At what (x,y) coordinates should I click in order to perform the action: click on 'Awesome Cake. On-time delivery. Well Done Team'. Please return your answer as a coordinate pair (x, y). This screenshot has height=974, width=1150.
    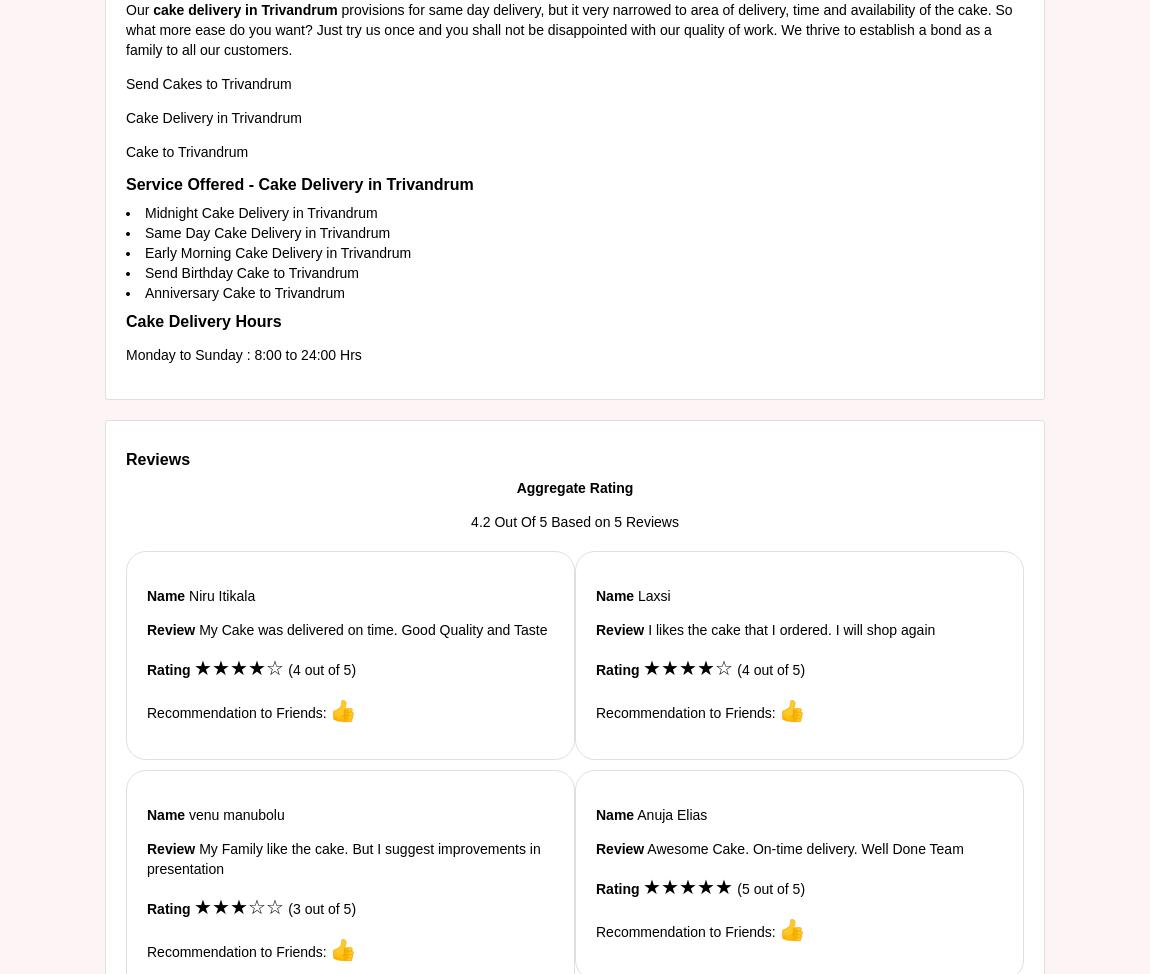
    Looking at the image, I should click on (802, 849).